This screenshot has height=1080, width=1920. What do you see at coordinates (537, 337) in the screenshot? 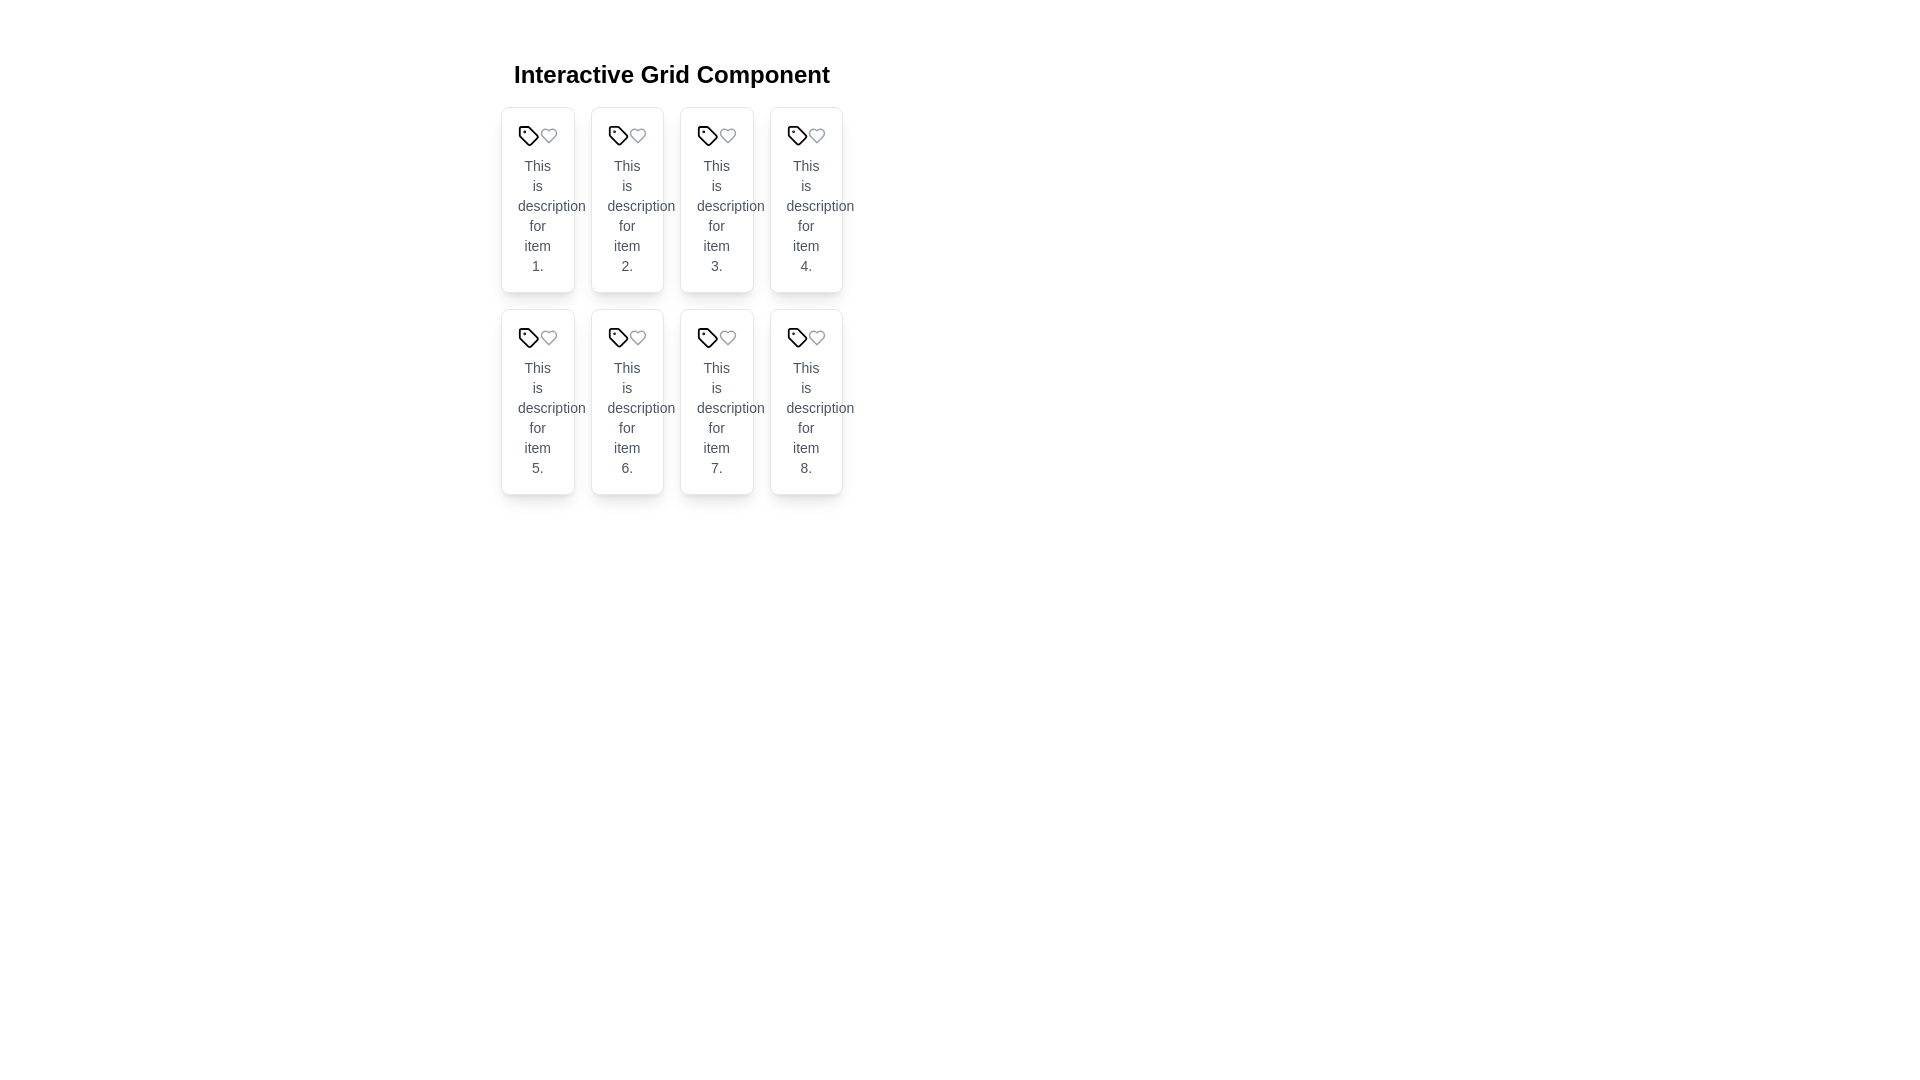
I see `the icon that serves as a visual identifier for the fifth card in the grid layout, located above the description text` at bounding box center [537, 337].